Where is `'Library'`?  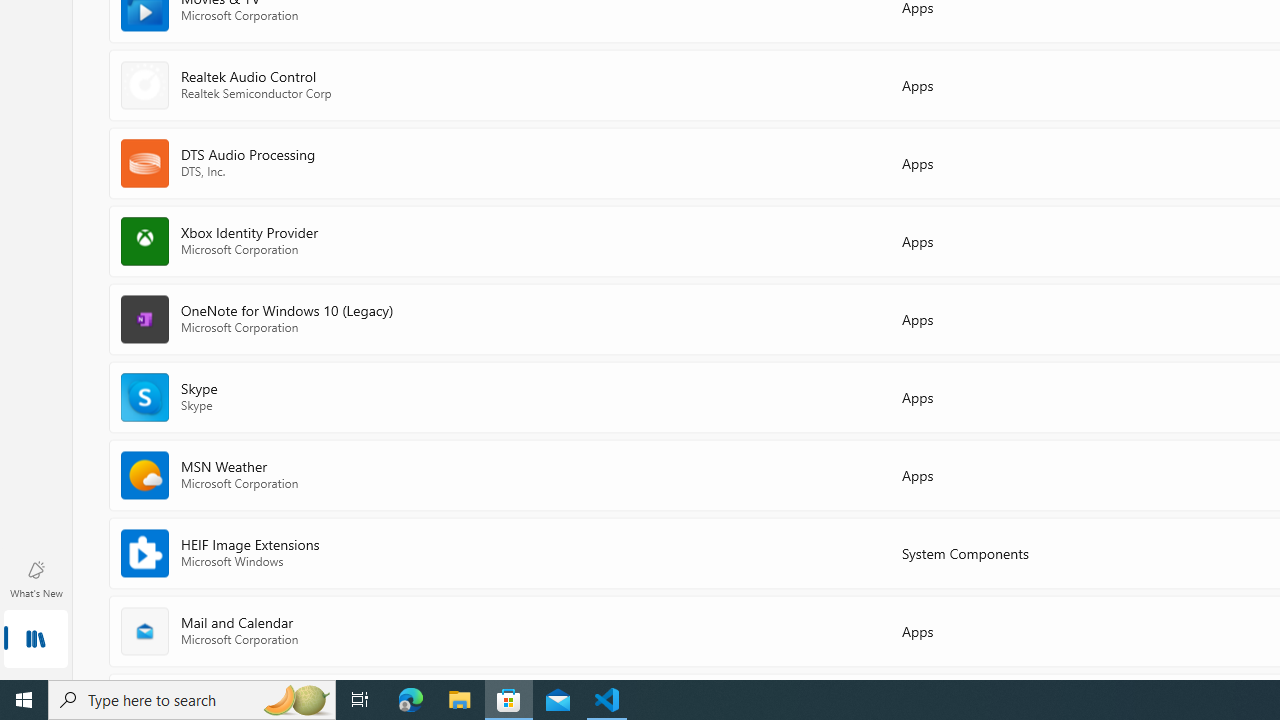 'Library' is located at coordinates (35, 640).